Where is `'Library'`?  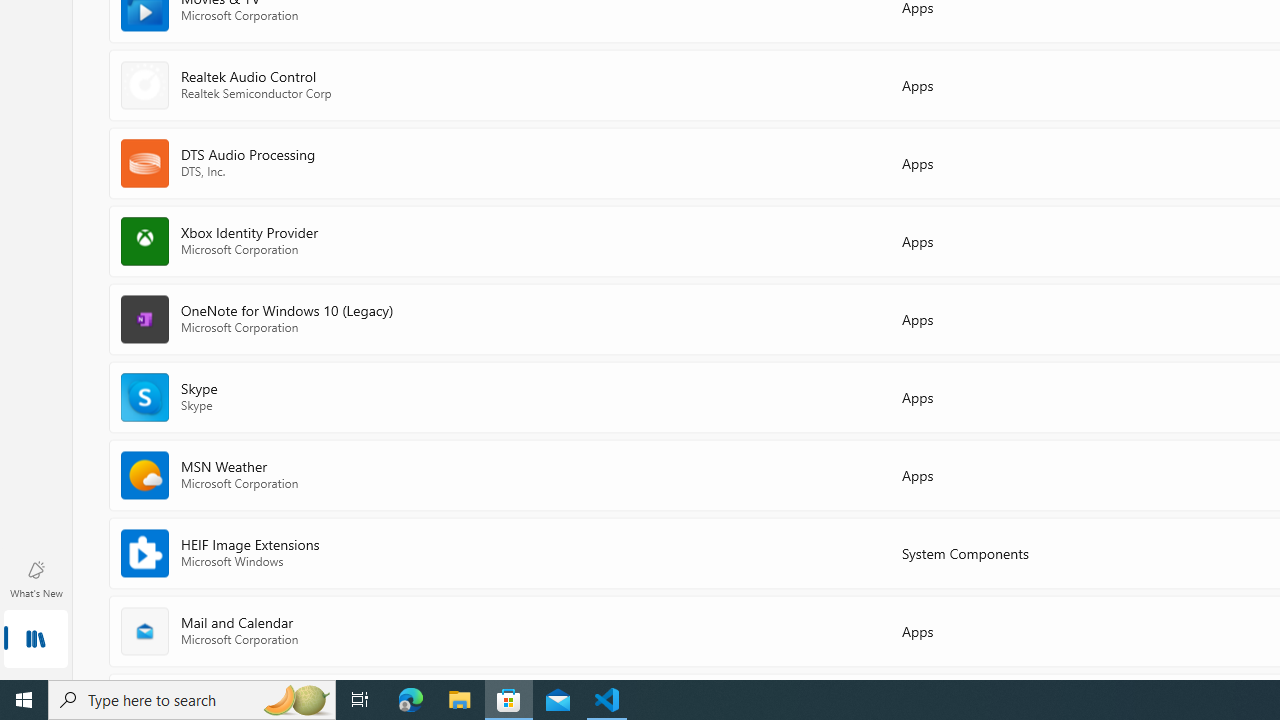 'Library' is located at coordinates (35, 640).